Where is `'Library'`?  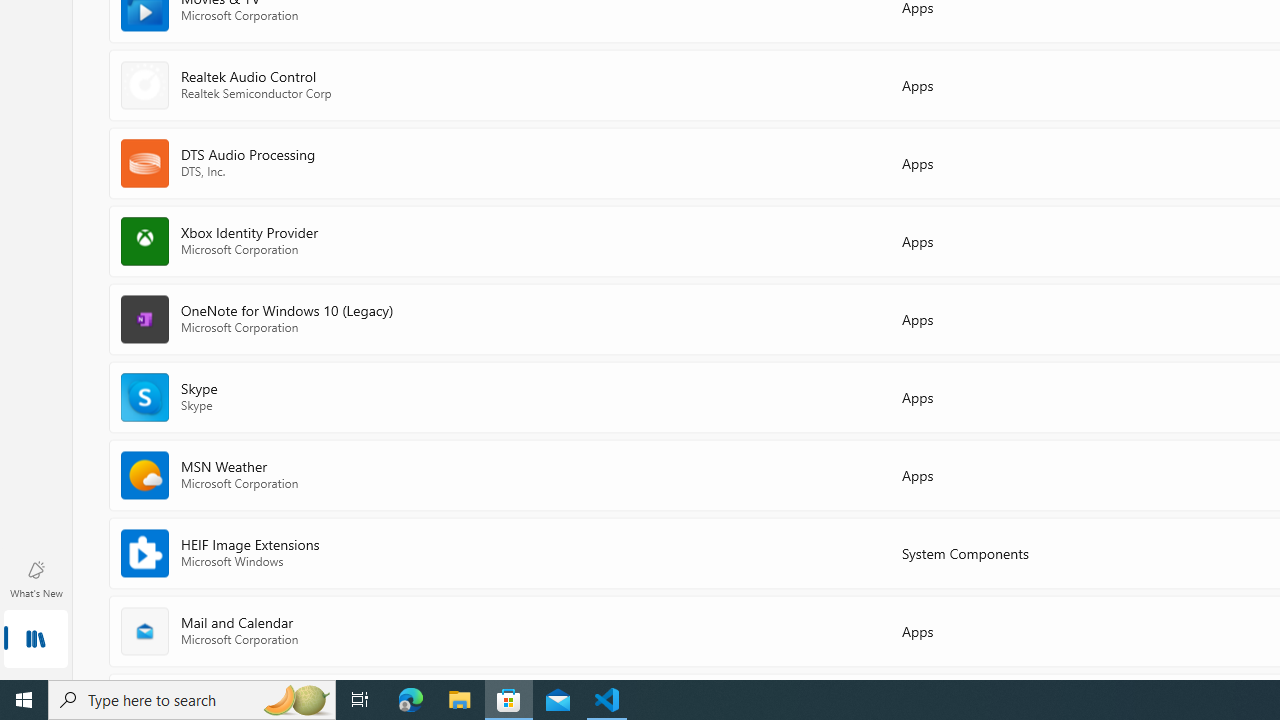 'Library' is located at coordinates (35, 640).